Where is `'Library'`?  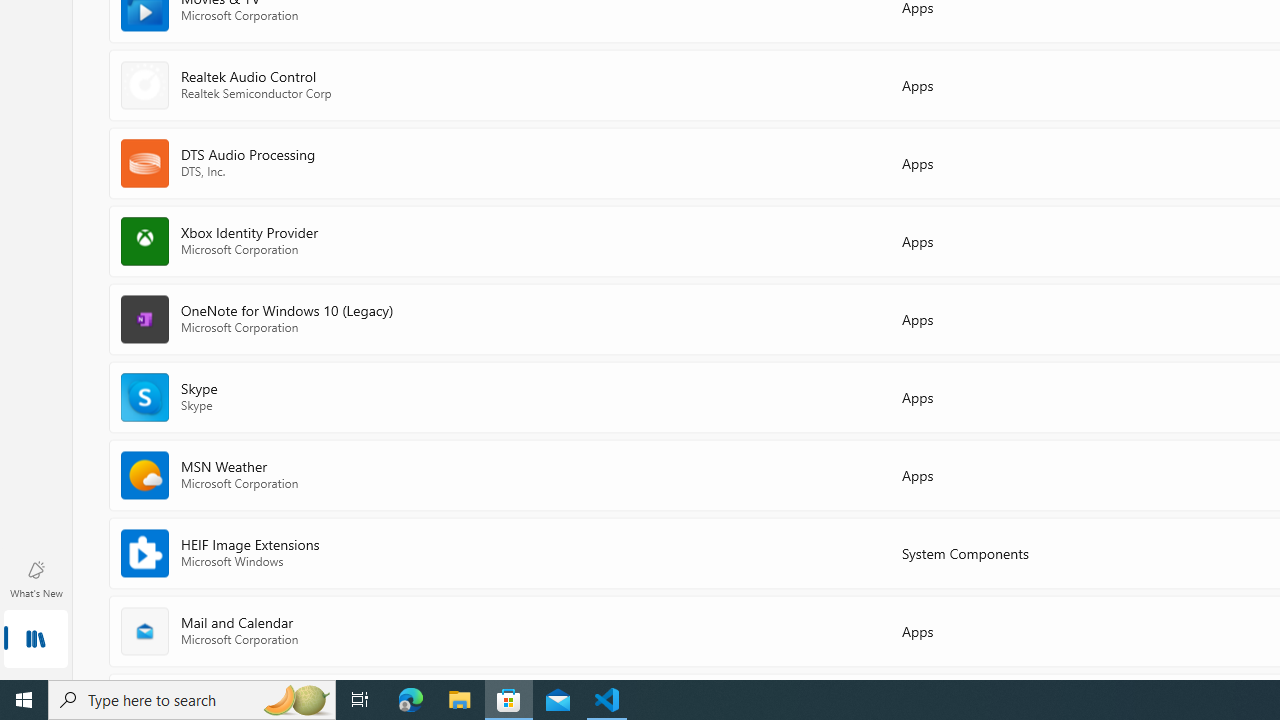 'Library' is located at coordinates (35, 640).